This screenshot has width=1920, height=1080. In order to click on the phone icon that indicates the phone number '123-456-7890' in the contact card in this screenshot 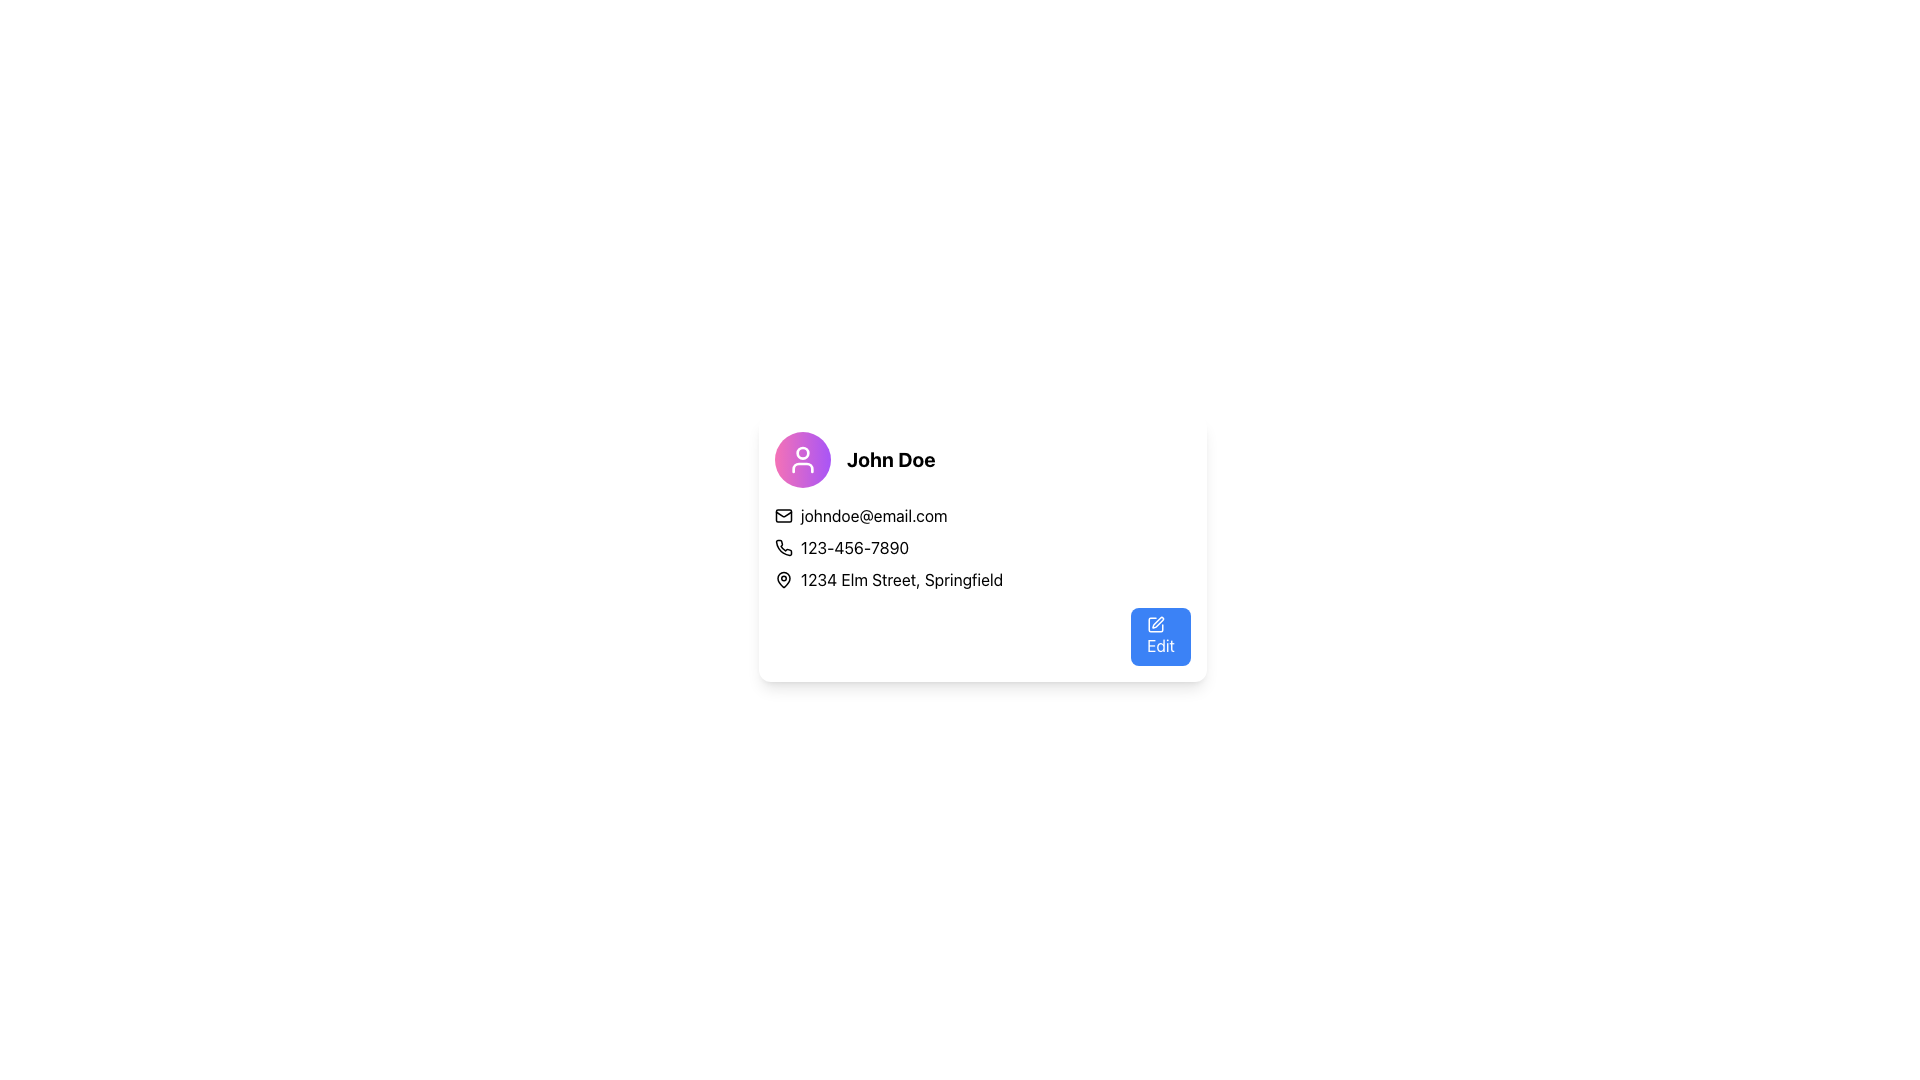, I will do `click(782, 547)`.